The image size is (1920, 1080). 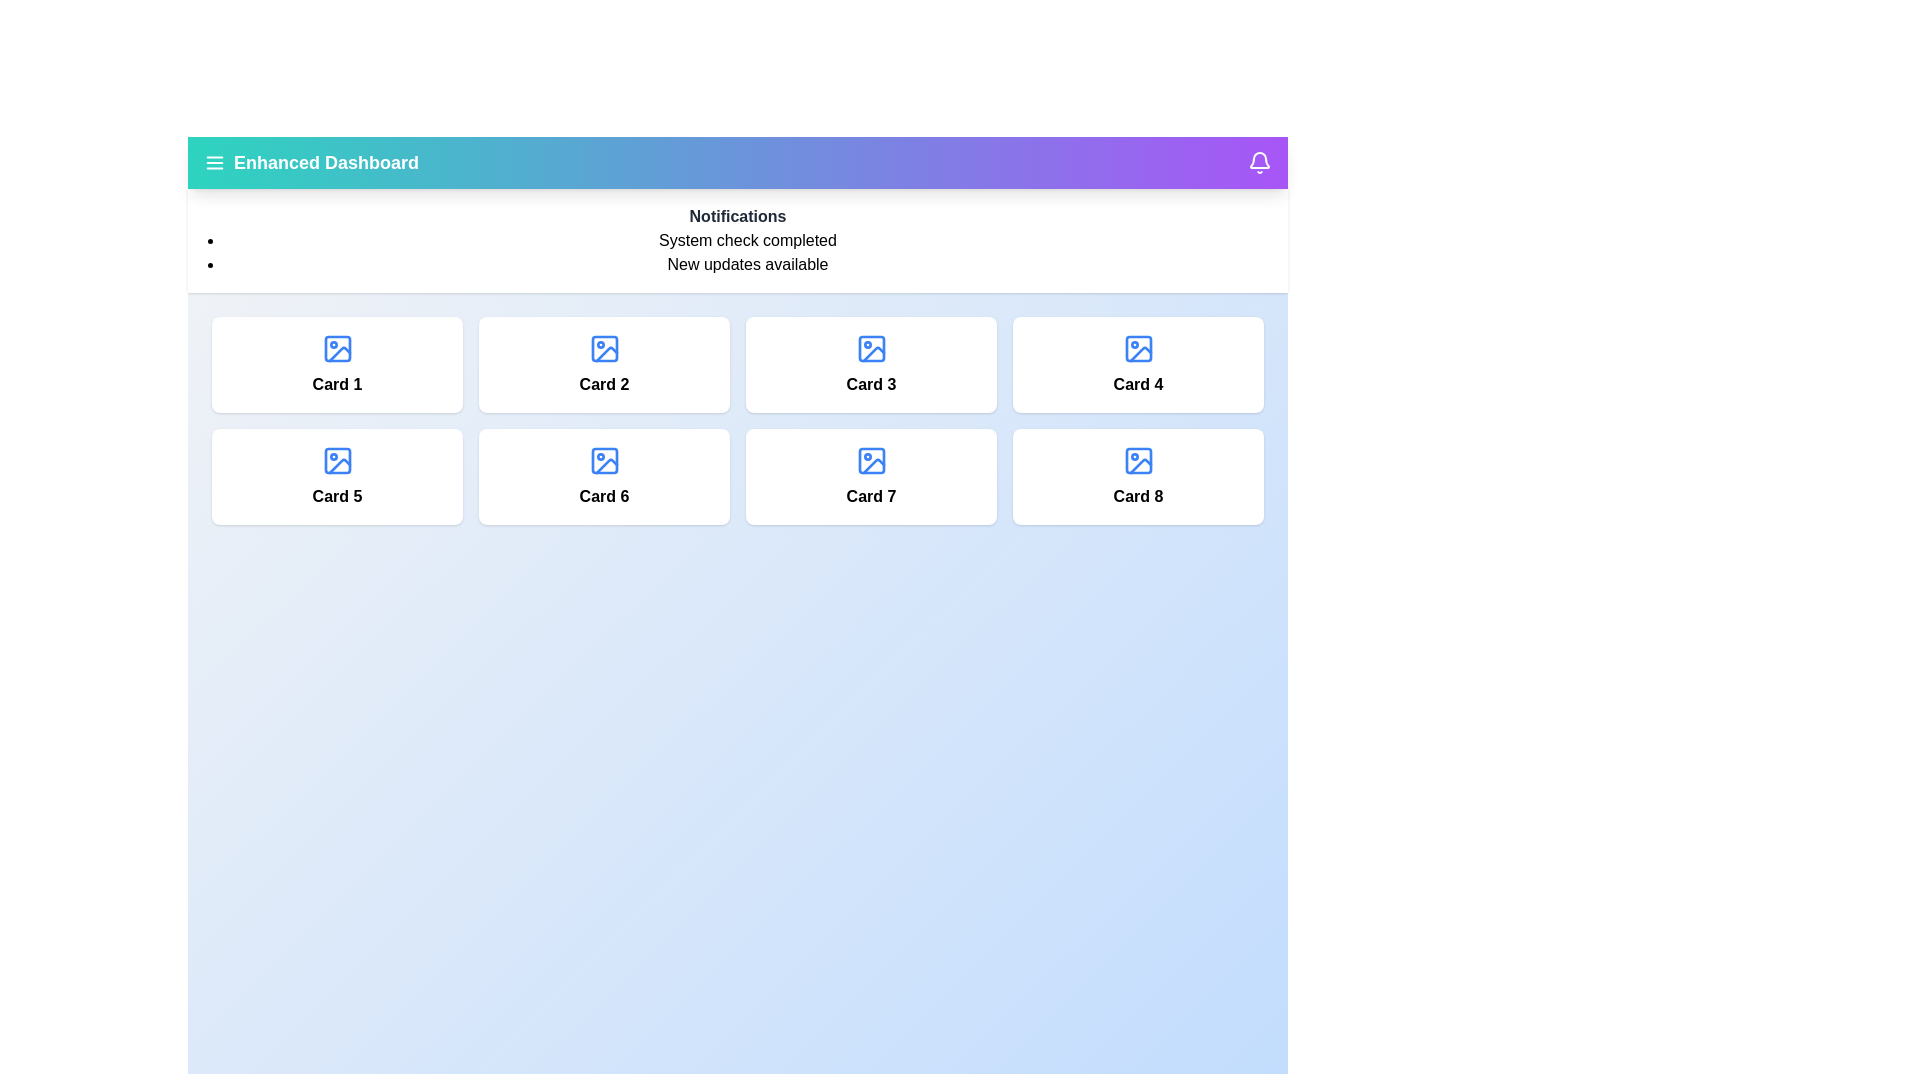 I want to click on the bell icon to toggle the visibility of the notifications section, so click(x=1258, y=161).